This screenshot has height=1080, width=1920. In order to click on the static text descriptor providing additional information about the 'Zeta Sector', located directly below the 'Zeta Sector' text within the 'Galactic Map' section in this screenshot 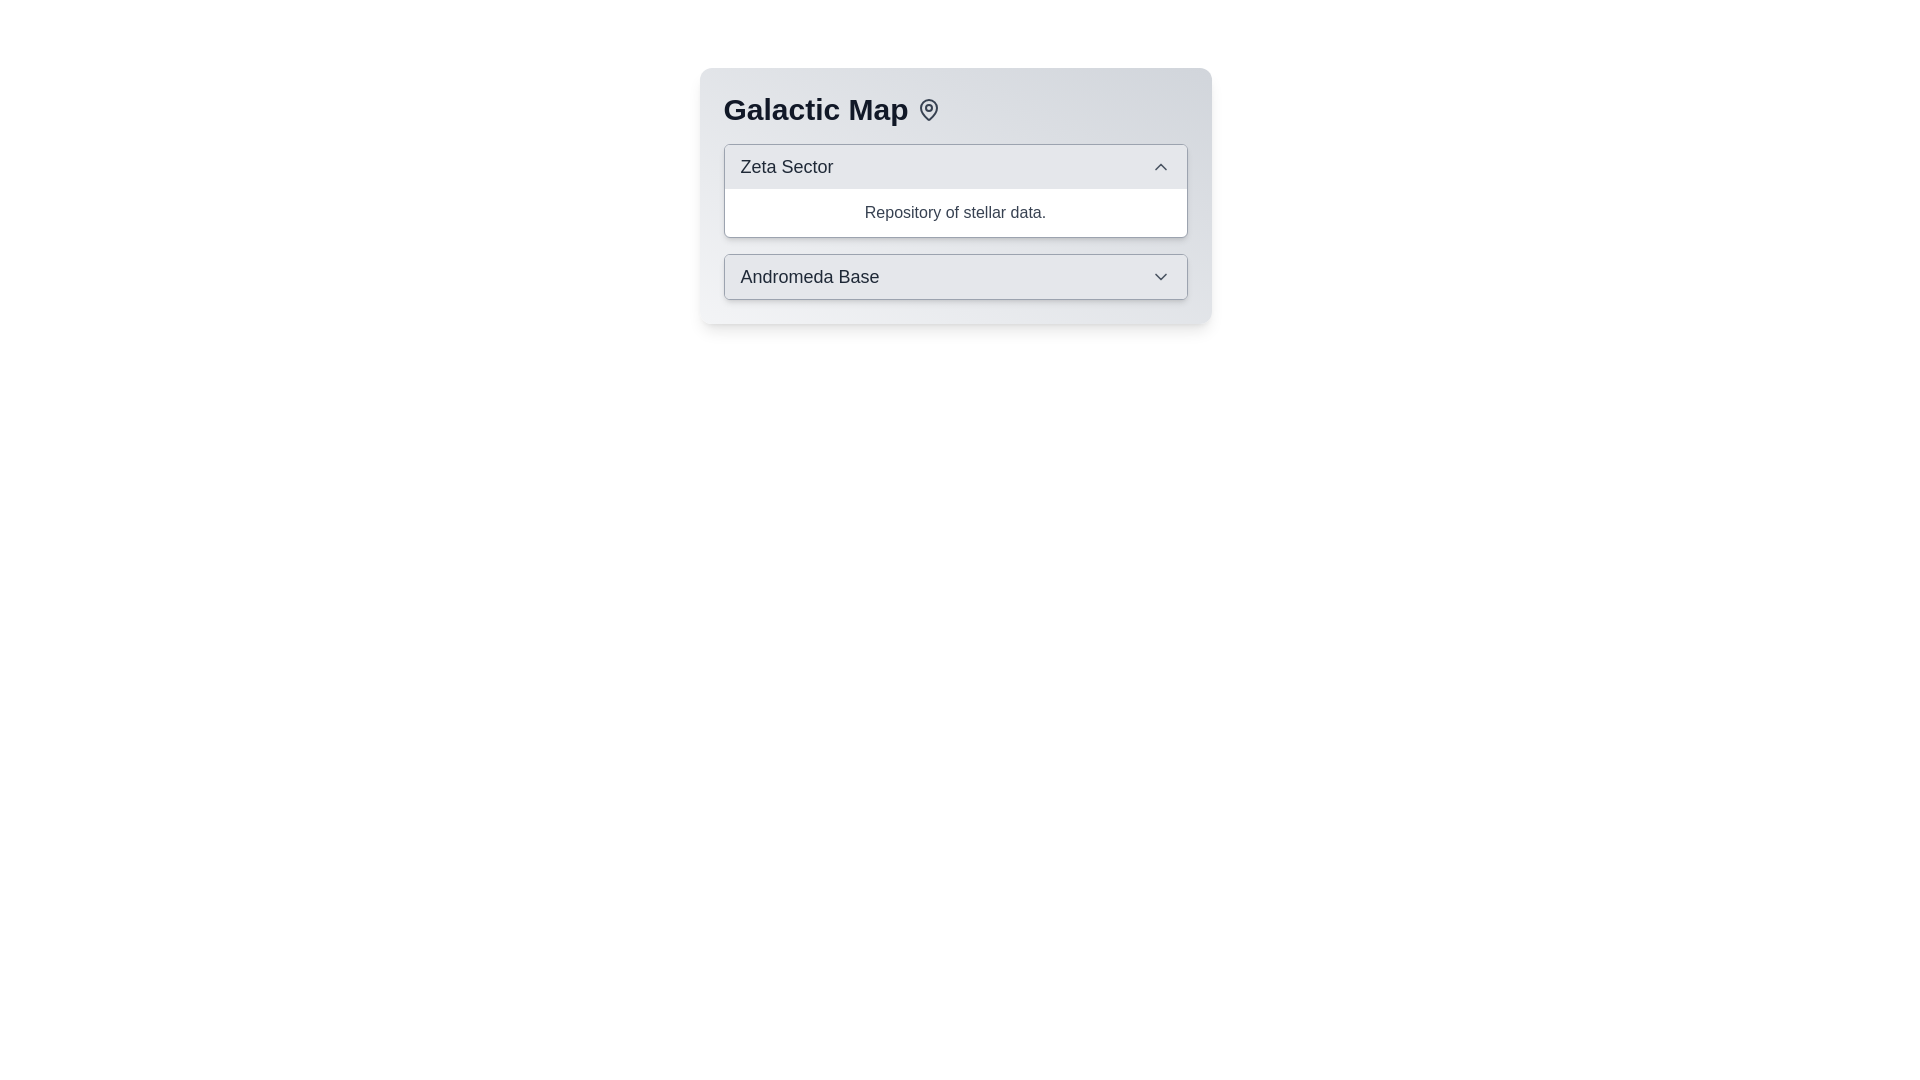, I will do `click(954, 212)`.